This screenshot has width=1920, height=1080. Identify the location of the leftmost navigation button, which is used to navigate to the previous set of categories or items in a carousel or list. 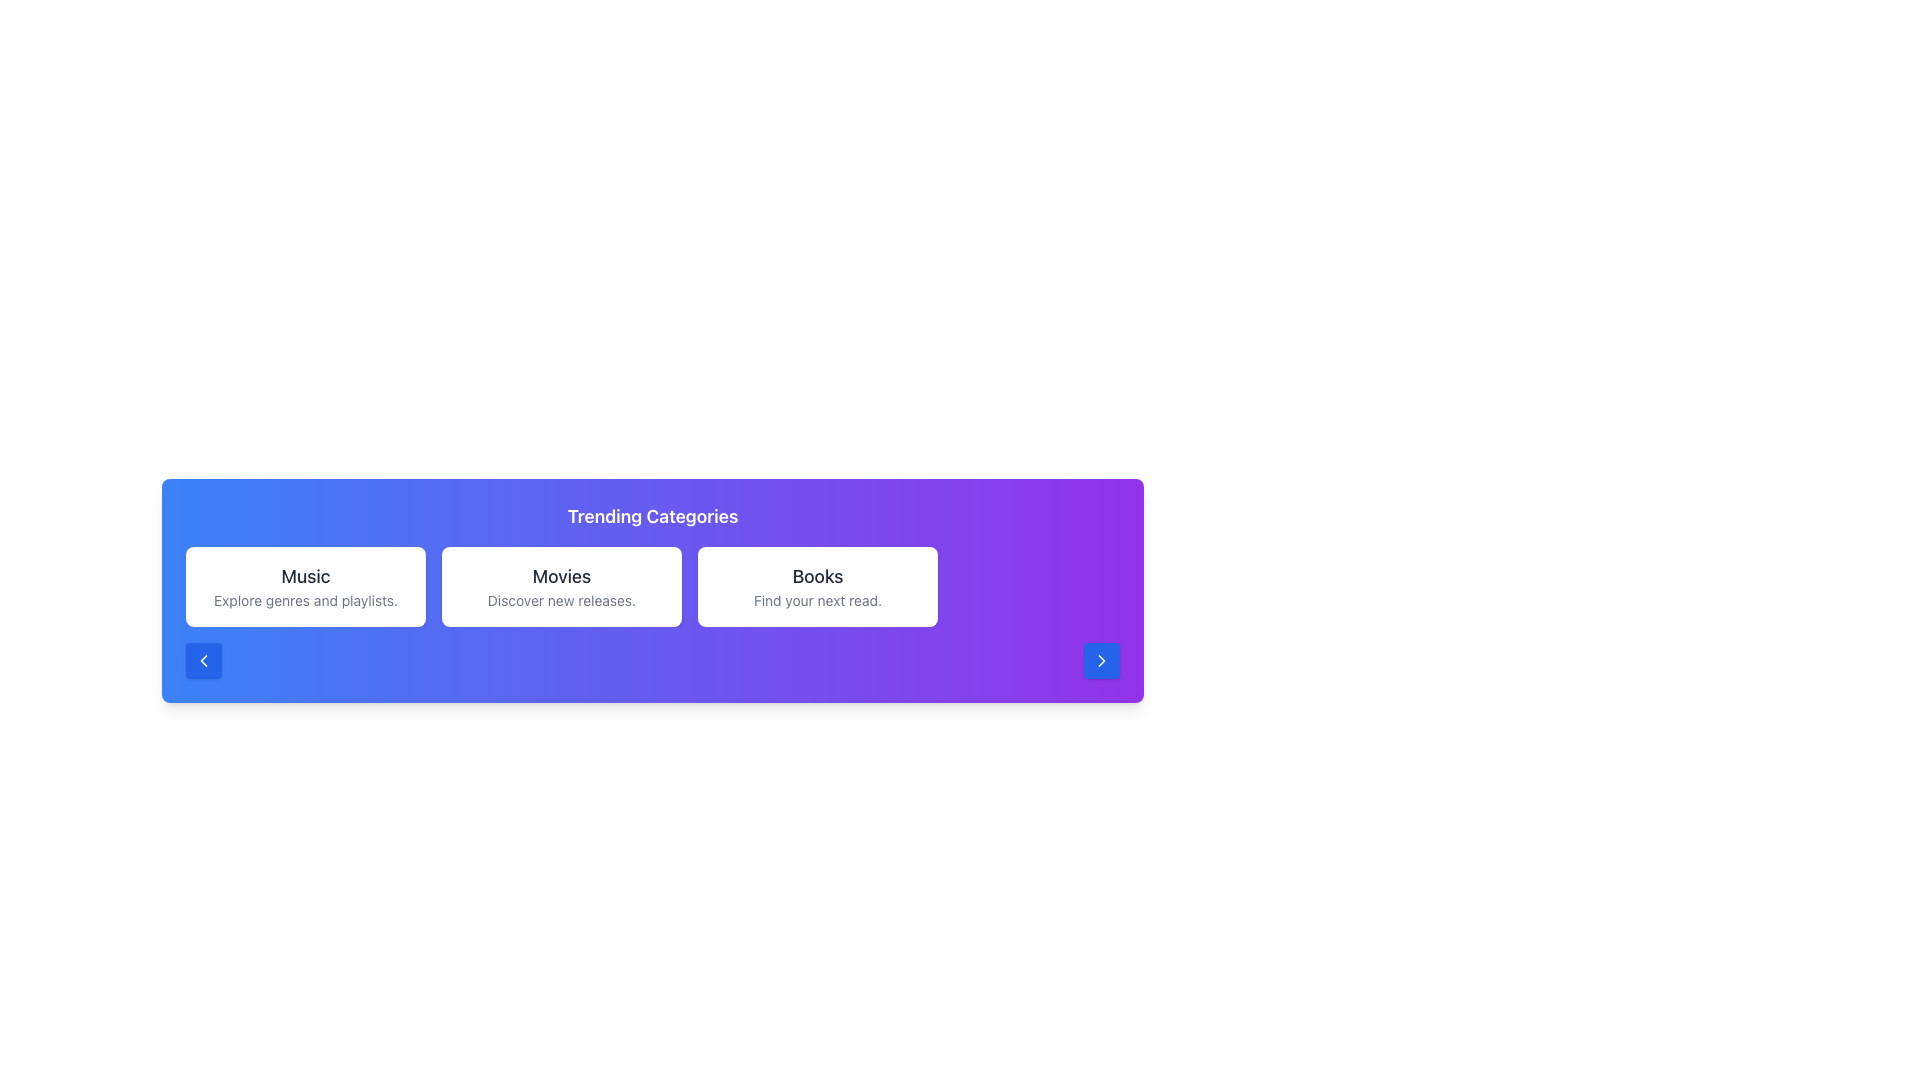
(203, 660).